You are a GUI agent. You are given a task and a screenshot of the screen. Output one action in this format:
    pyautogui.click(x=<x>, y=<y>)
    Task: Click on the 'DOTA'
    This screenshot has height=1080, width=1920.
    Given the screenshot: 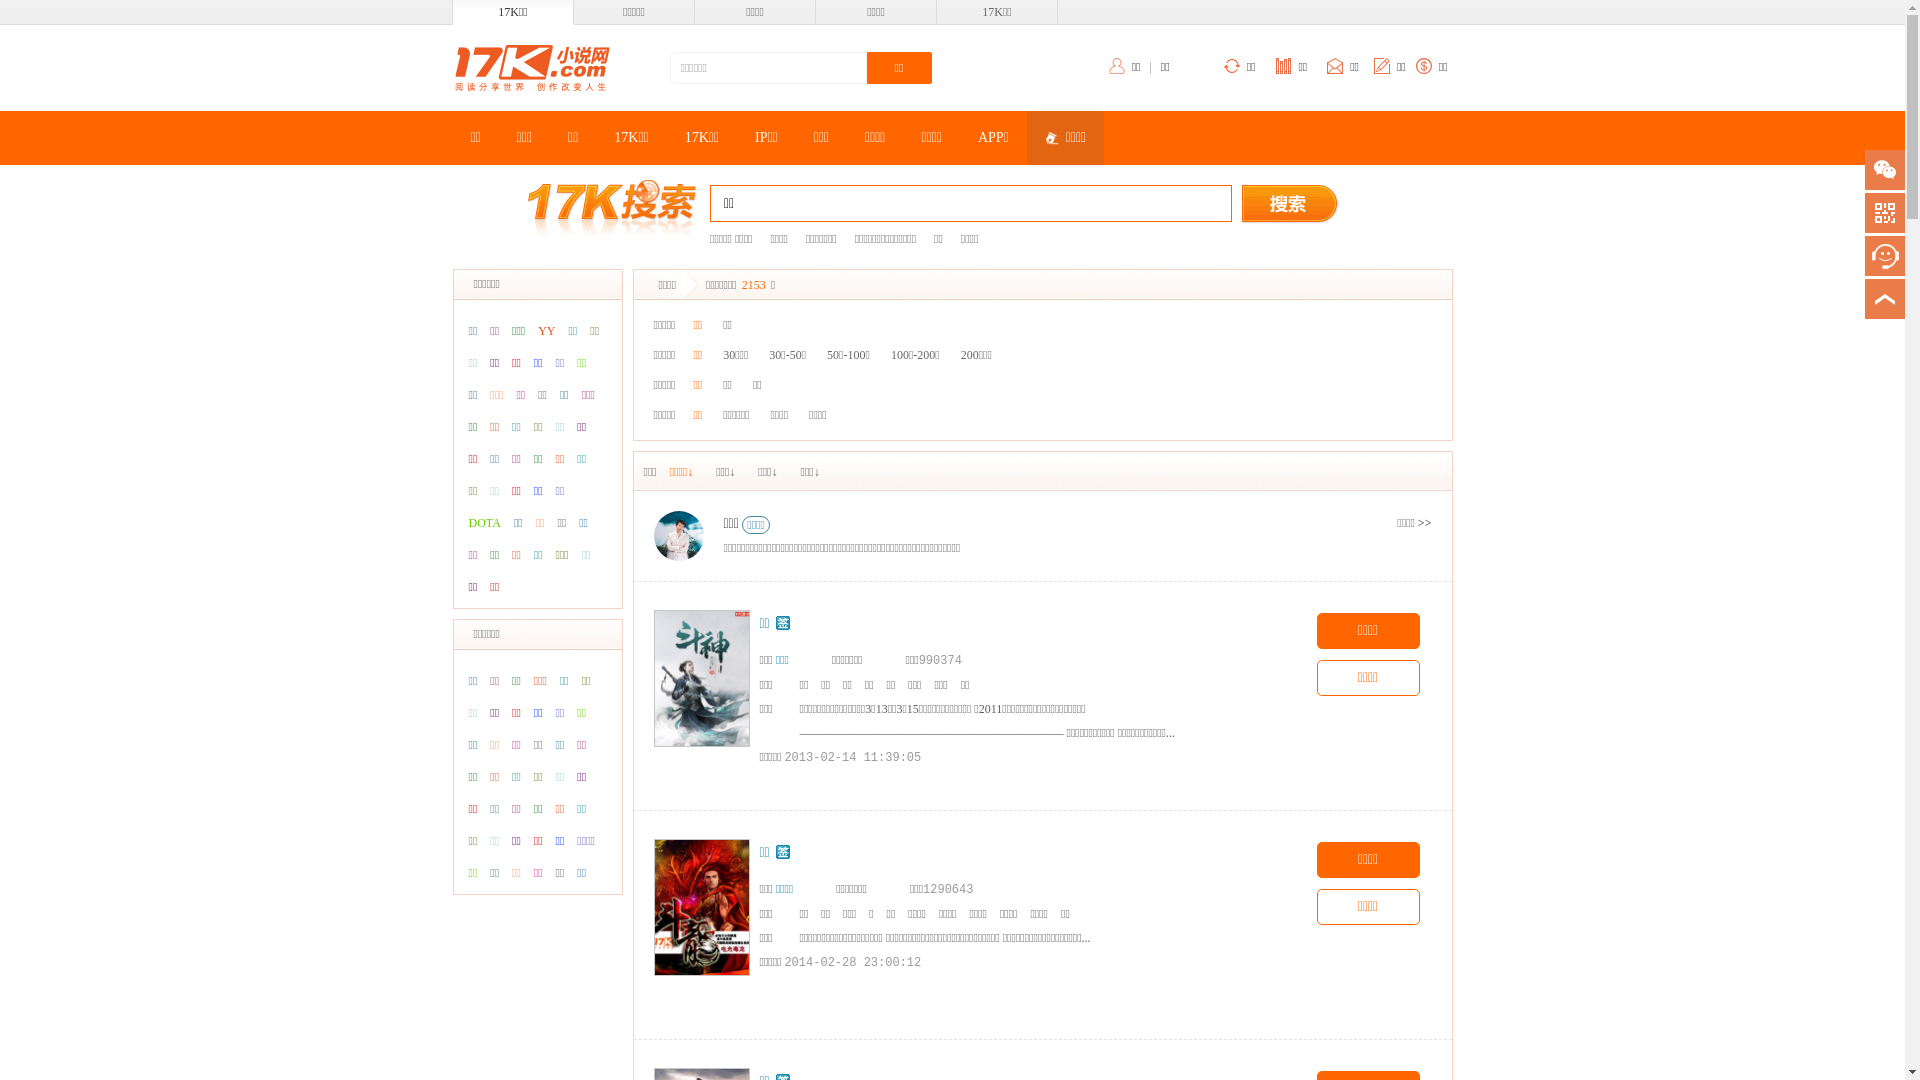 What is the action you would take?
    pyautogui.click(x=484, y=522)
    